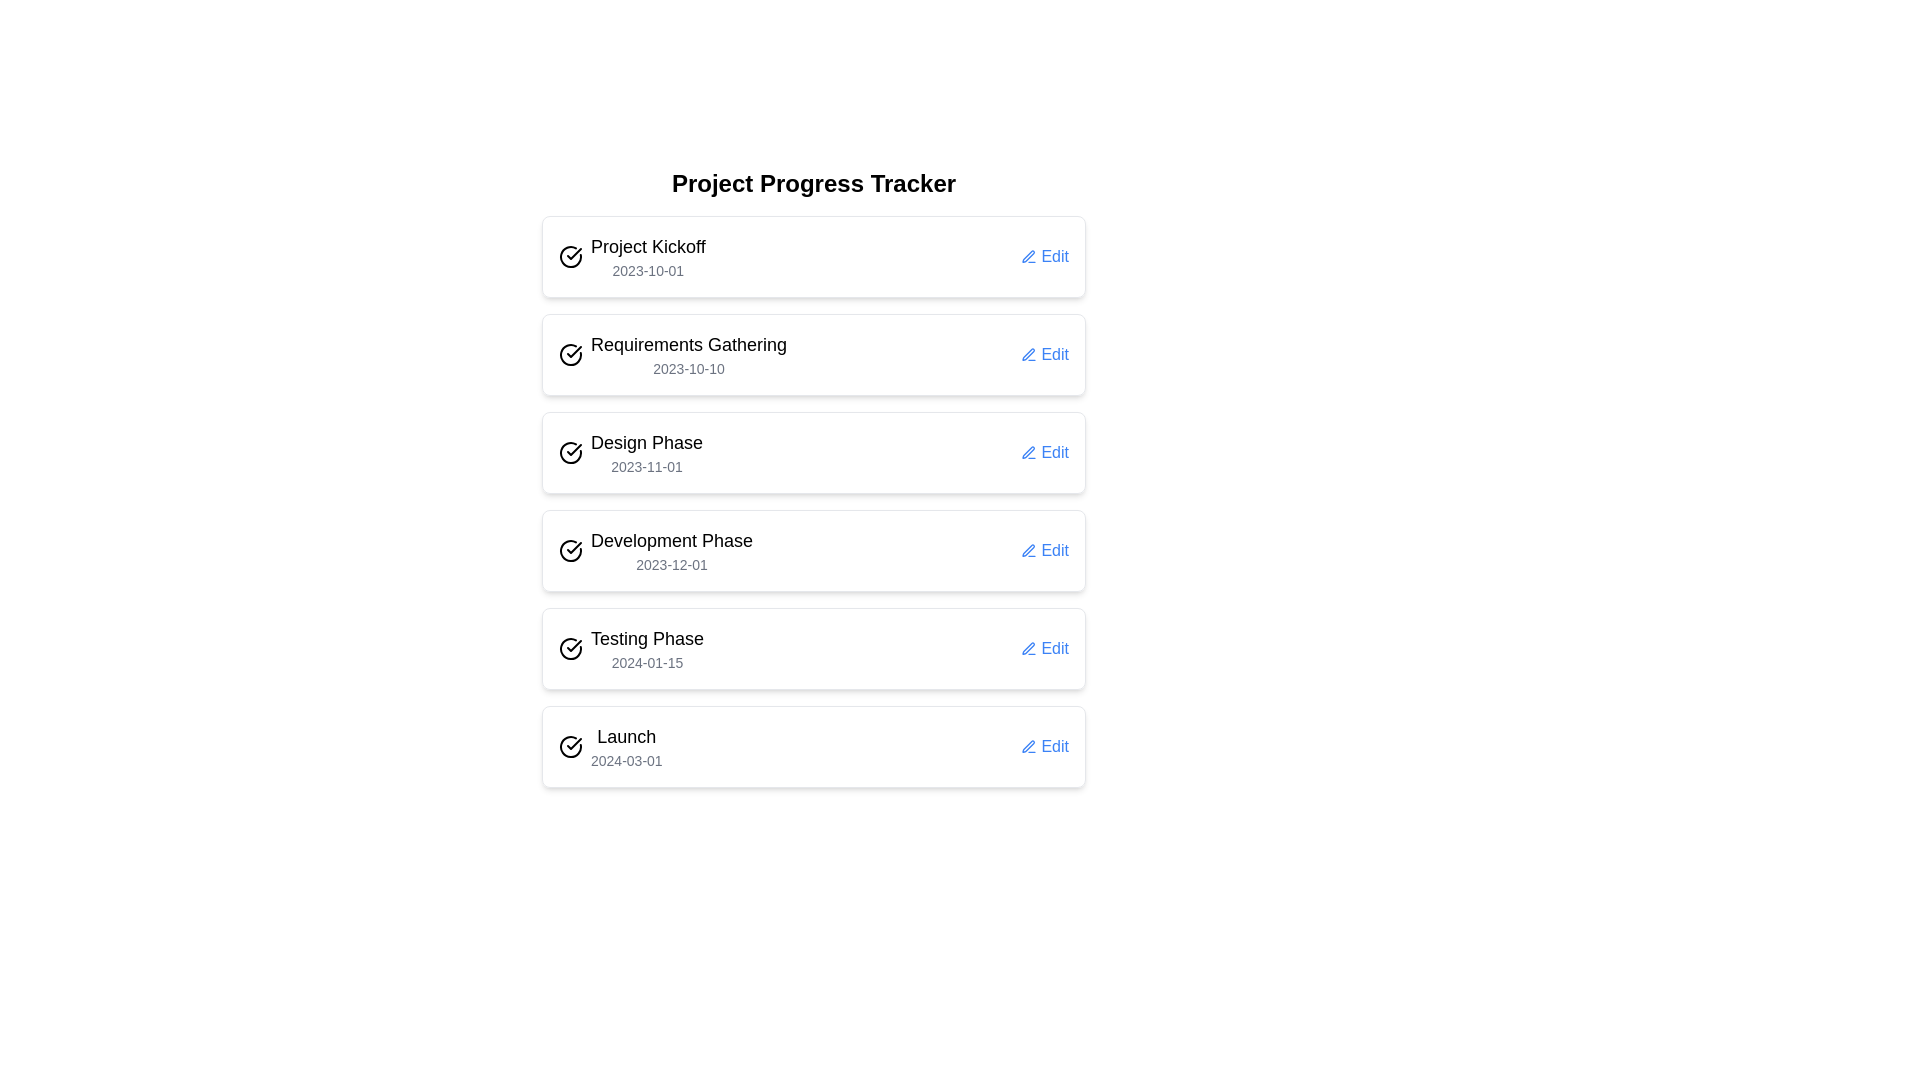  I want to click on the status indicator icon that visually conveys the completion status of the 'Launch' step in the progress tracker, which is located on the far left adjacent to the associated label and date information, so click(570, 747).